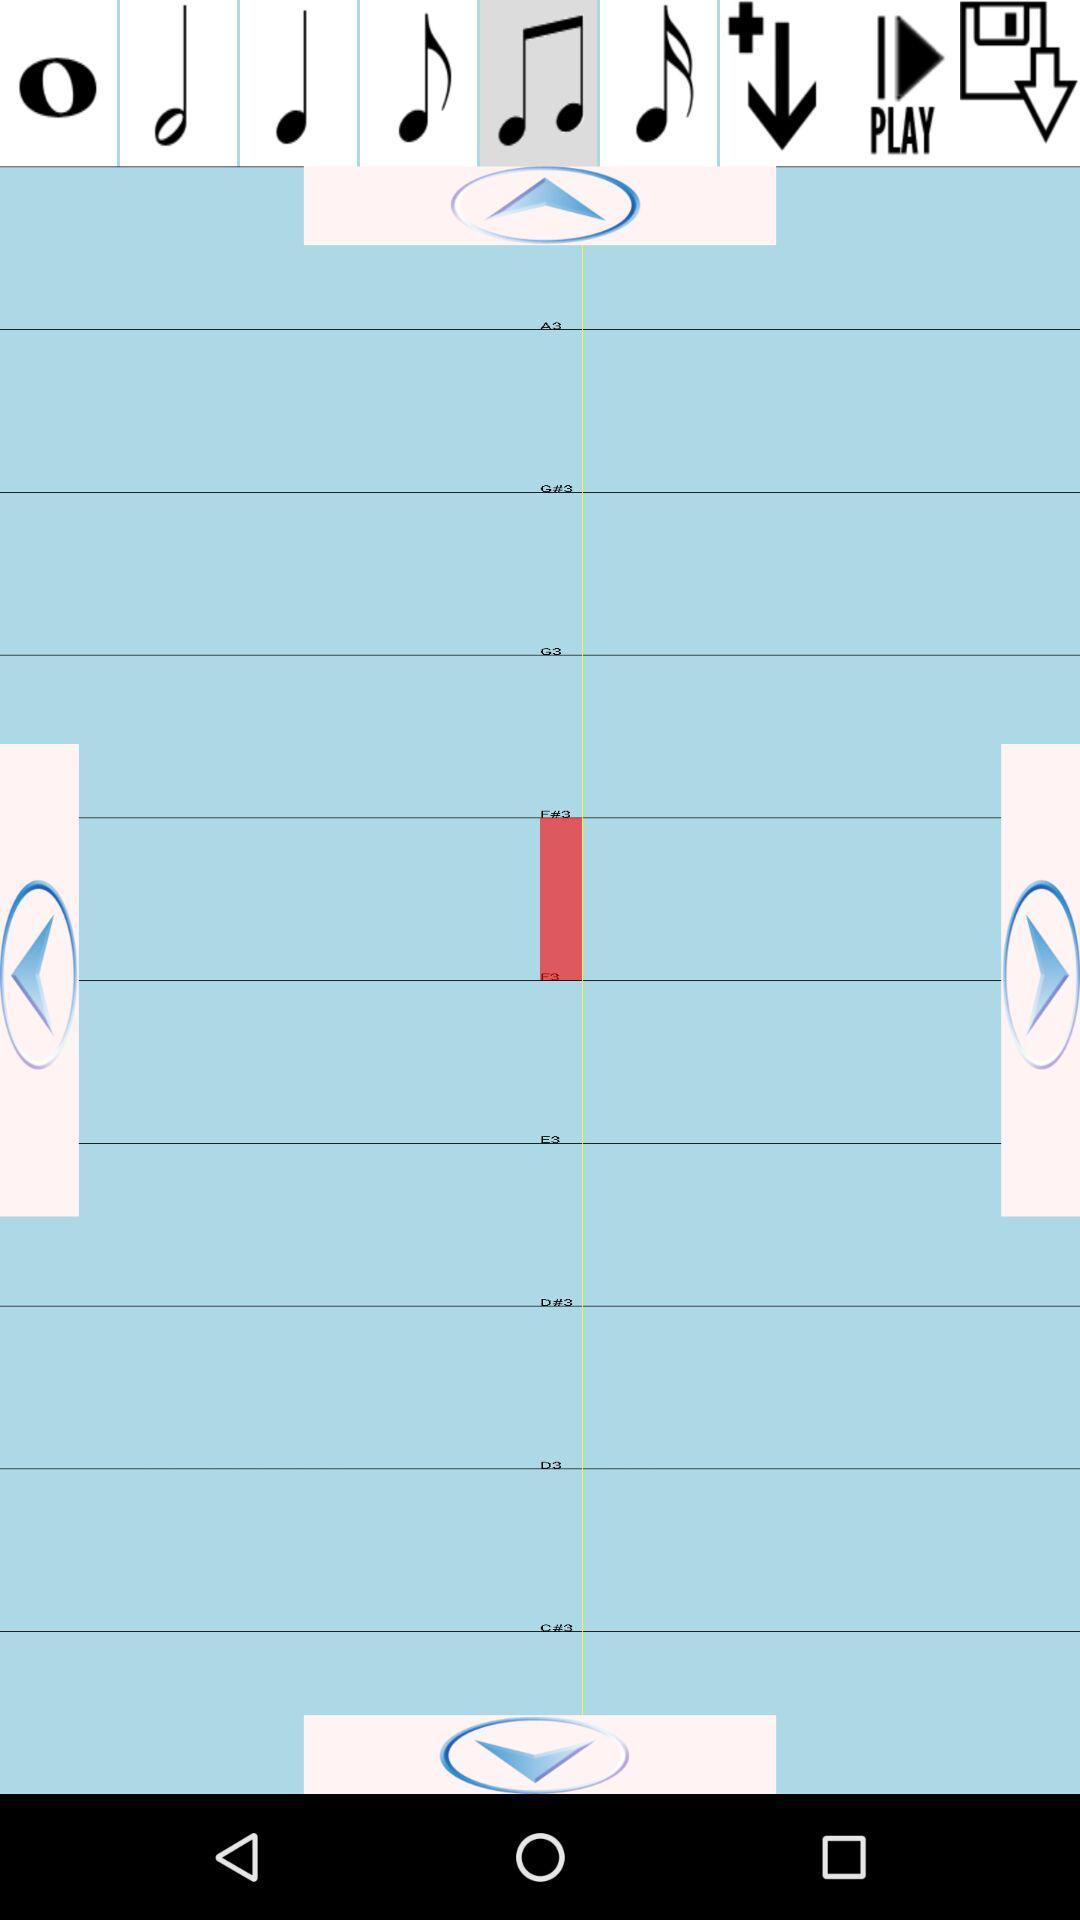 Image resolution: width=1080 pixels, height=1920 pixels. I want to click on this exercise, so click(1019, 82).